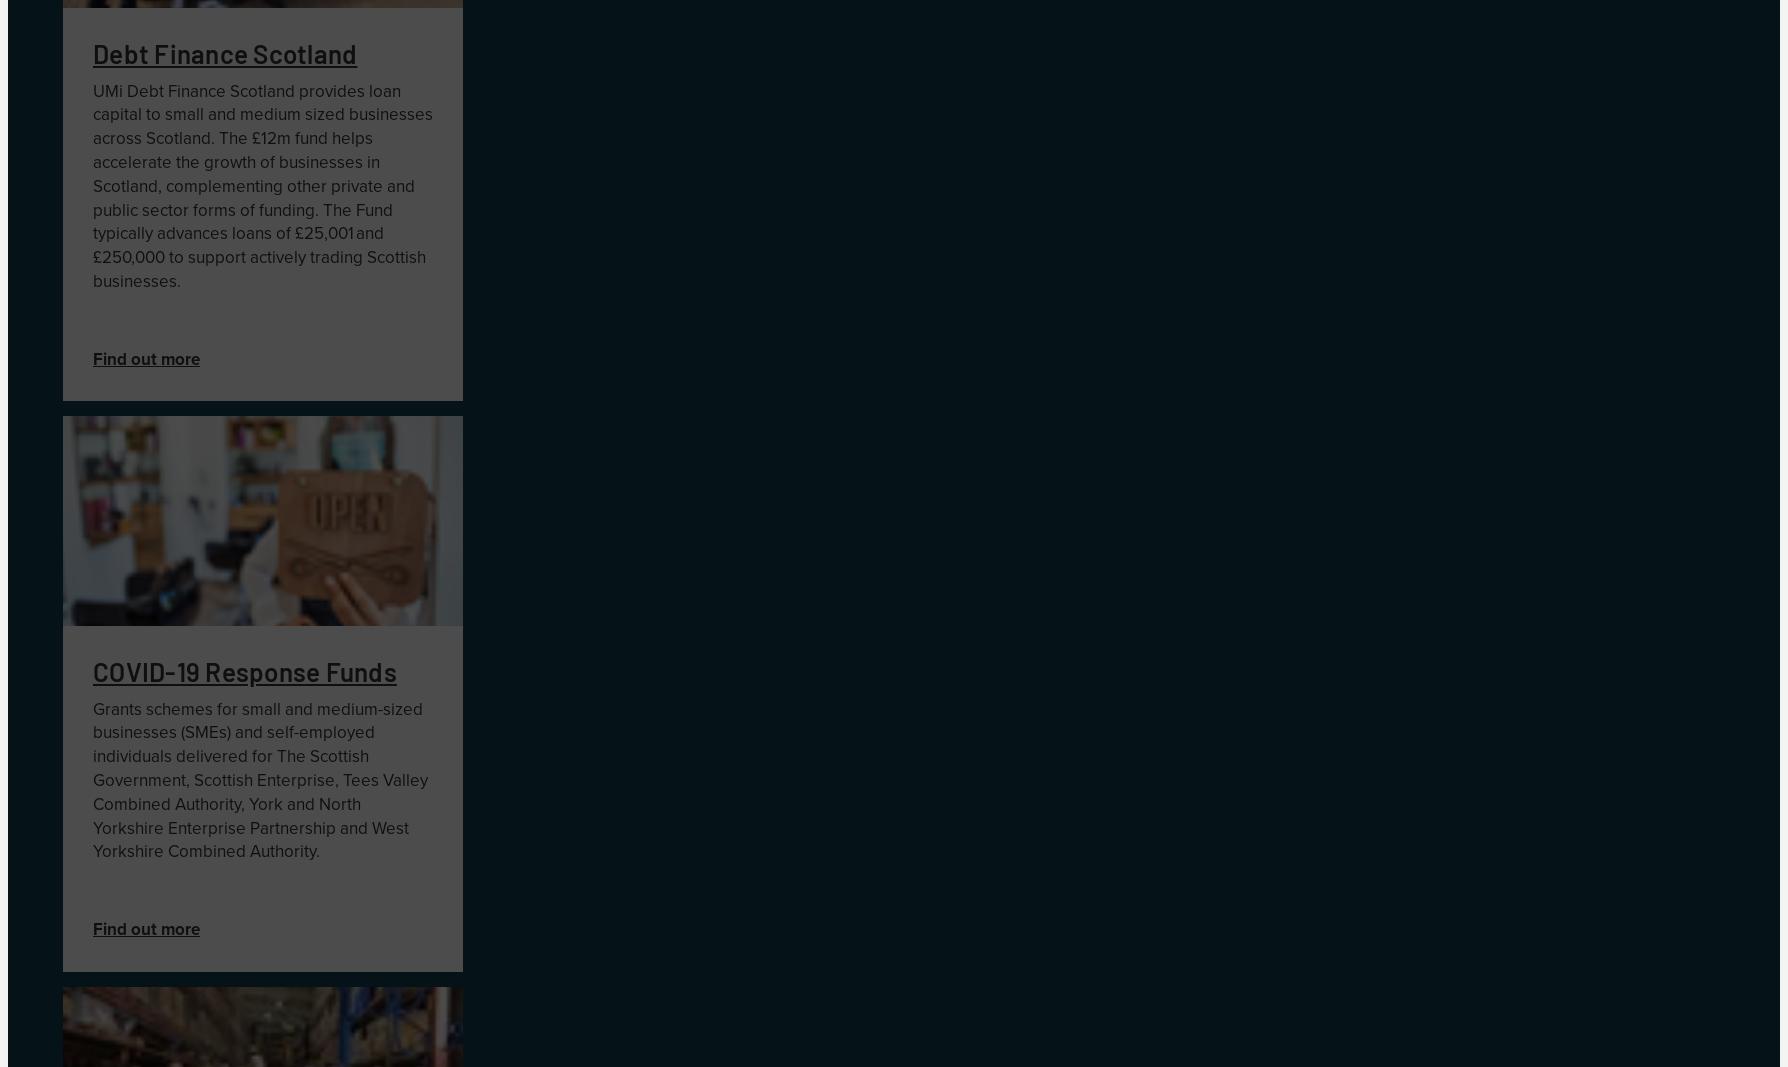  Describe the element at coordinates (92, 245) in the screenshot. I see `'The Fund typically advances loans of £25,001 and £250,000 to support actively trading Scottish businesses.'` at that location.